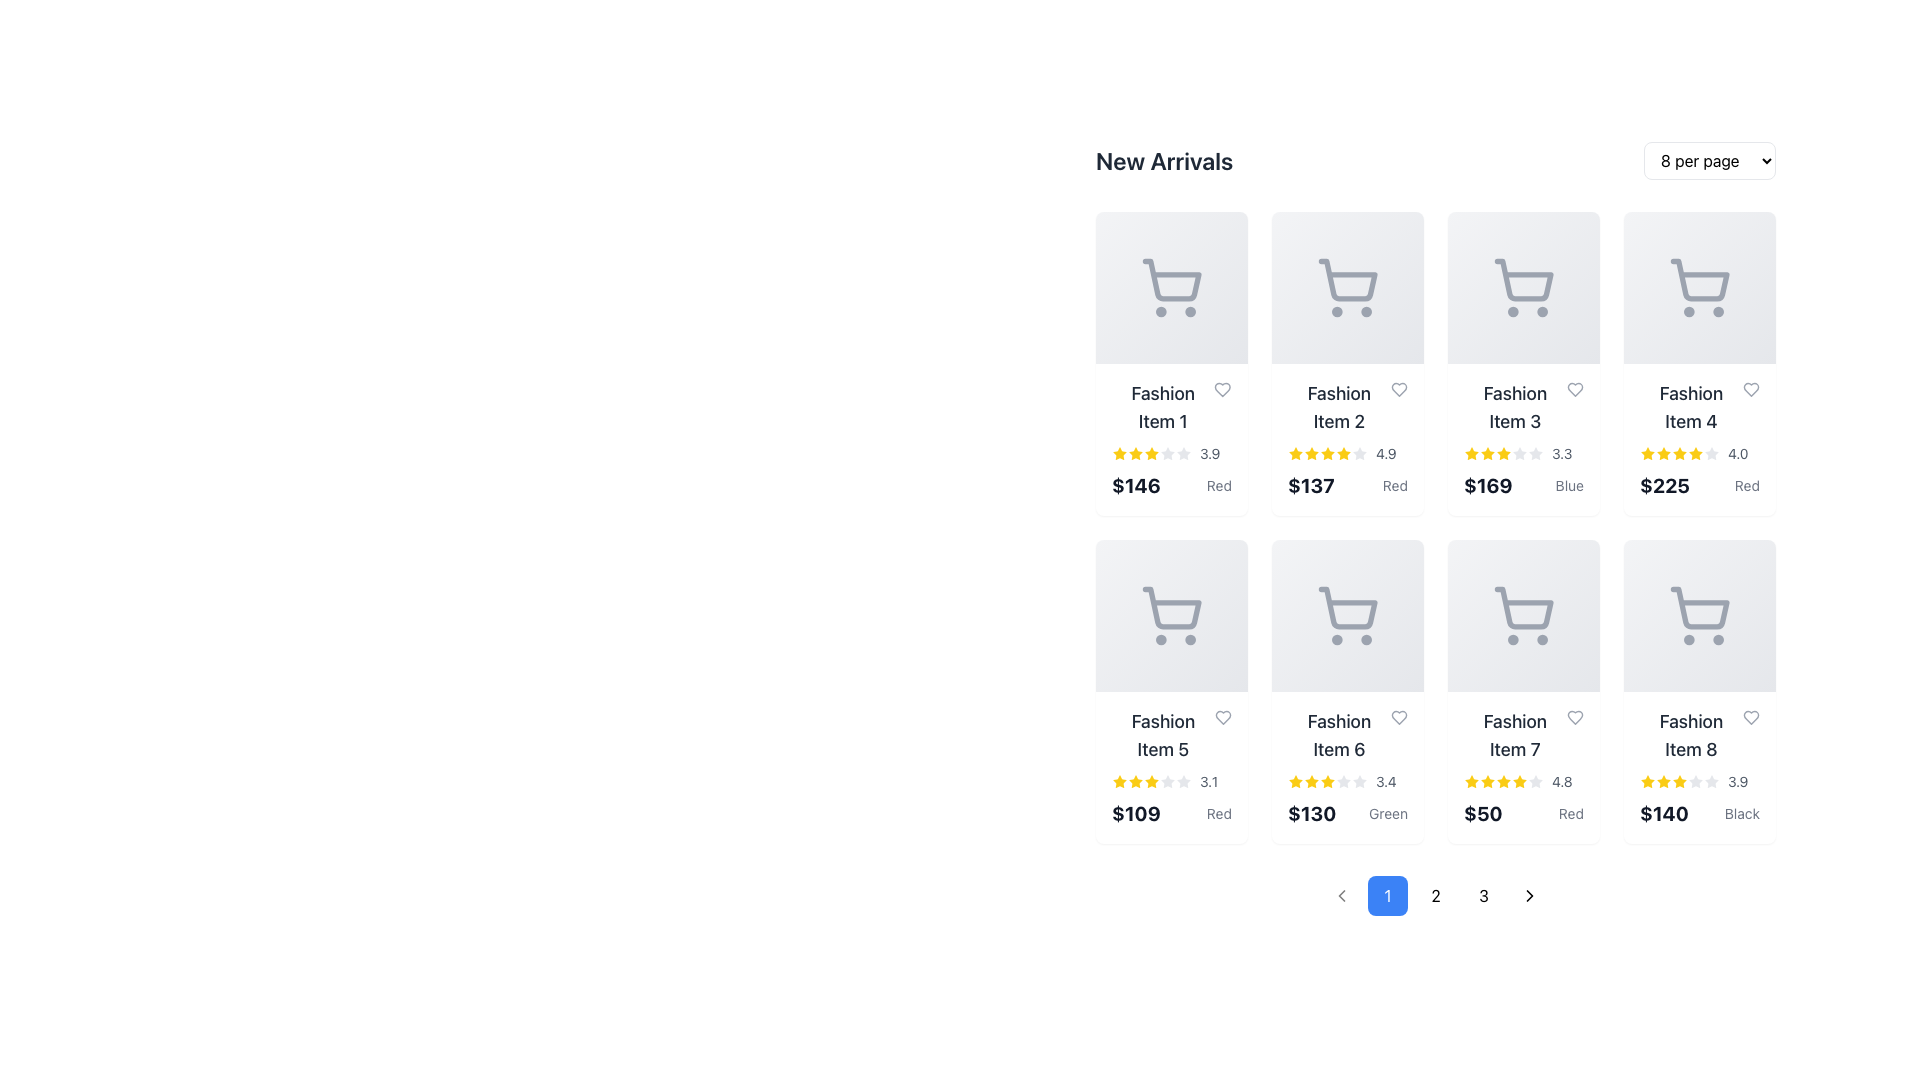 The width and height of the screenshot is (1920, 1080). I want to click on the heart-shaped icon with a light gray outline located at the top-right corner of the card displaying 'Fashion Item 7' to favorite the item, so click(1574, 716).